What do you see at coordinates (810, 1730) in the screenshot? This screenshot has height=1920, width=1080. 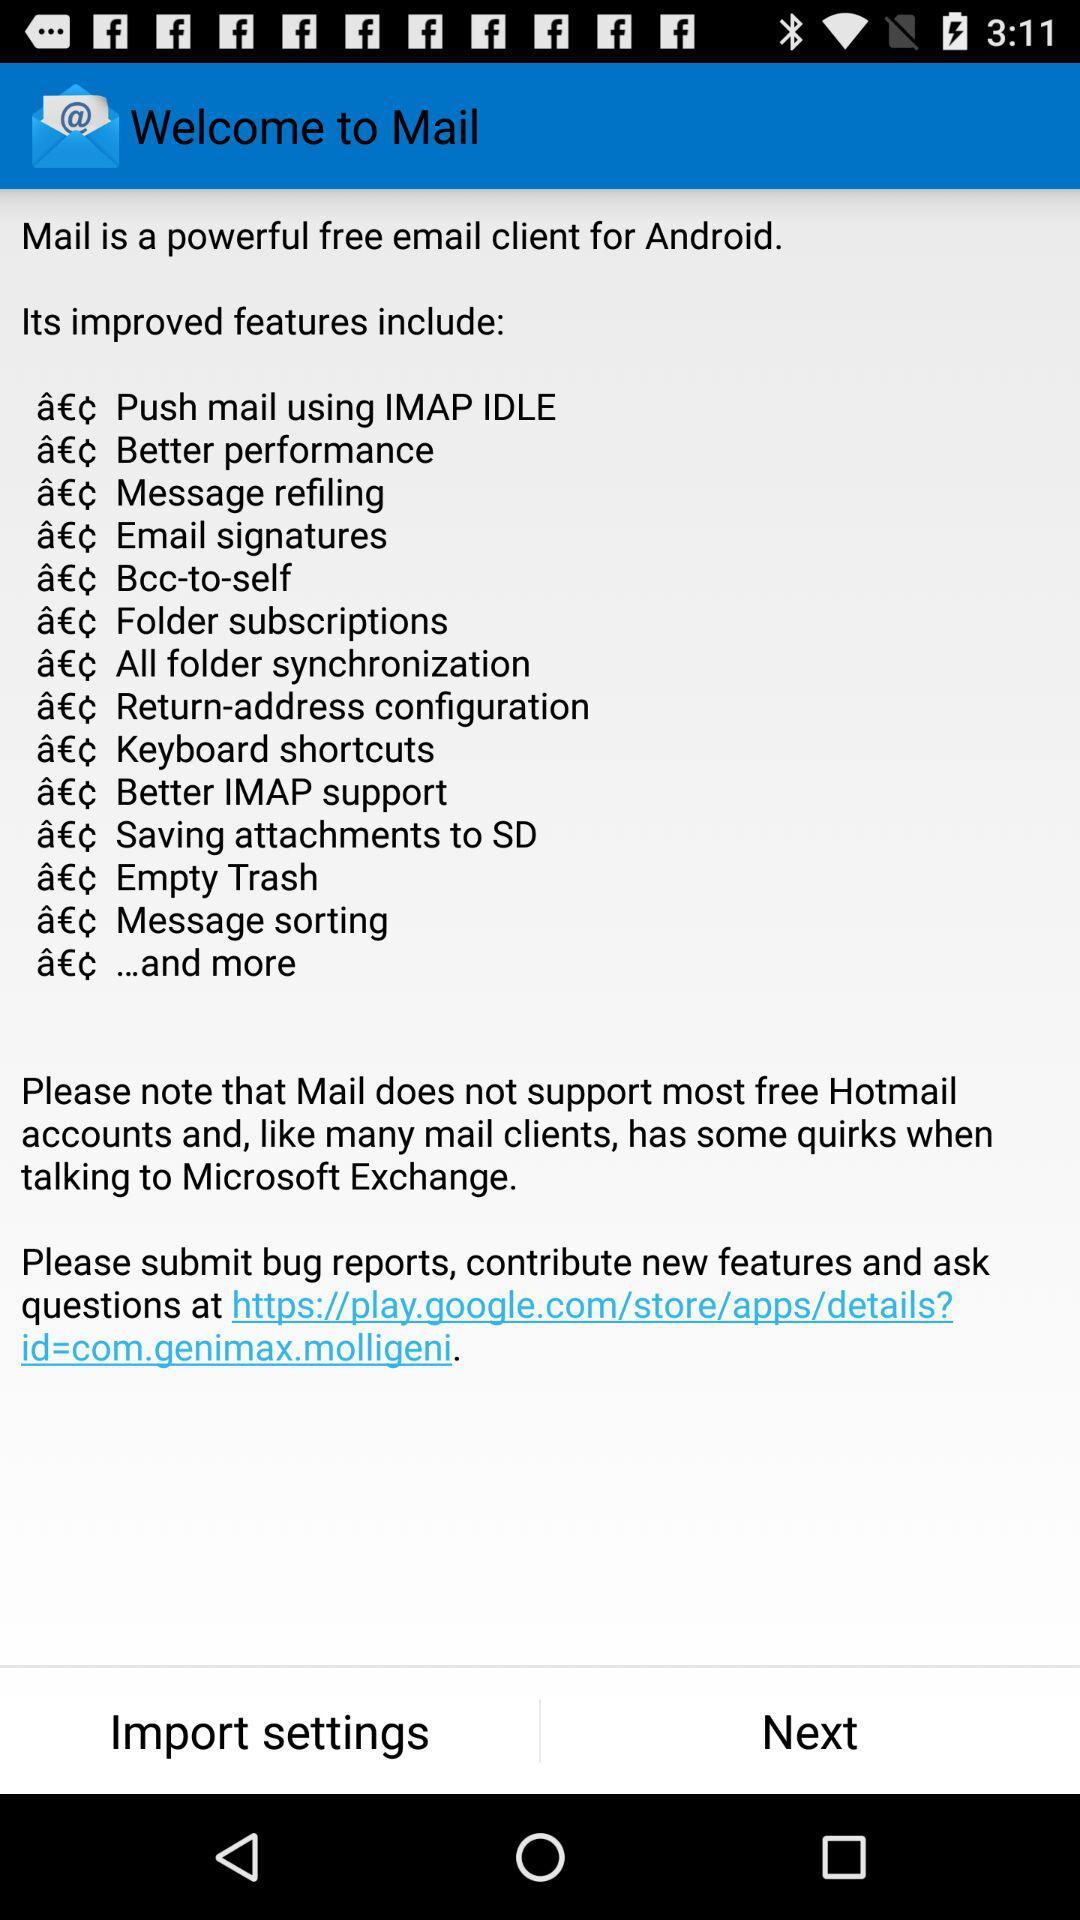 I see `next item` at bounding box center [810, 1730].